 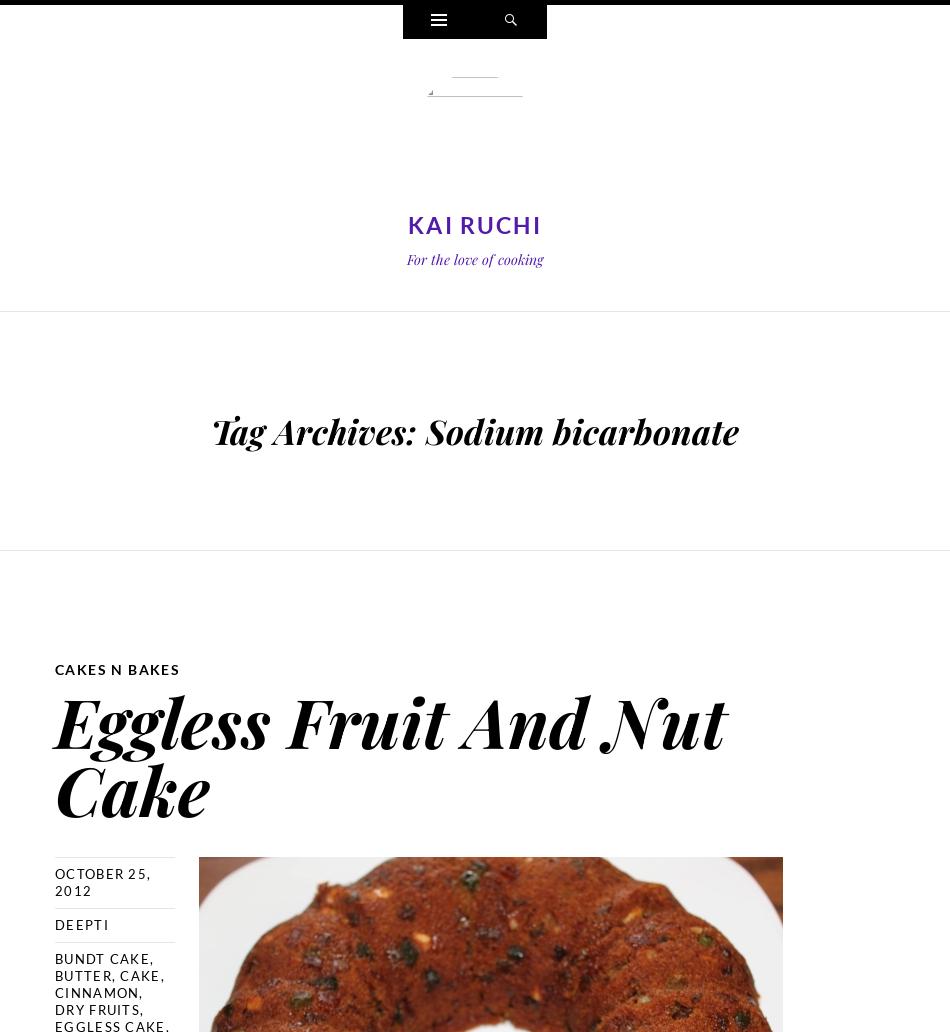 I want to click on 'Butter', so click(x=83, y=974).